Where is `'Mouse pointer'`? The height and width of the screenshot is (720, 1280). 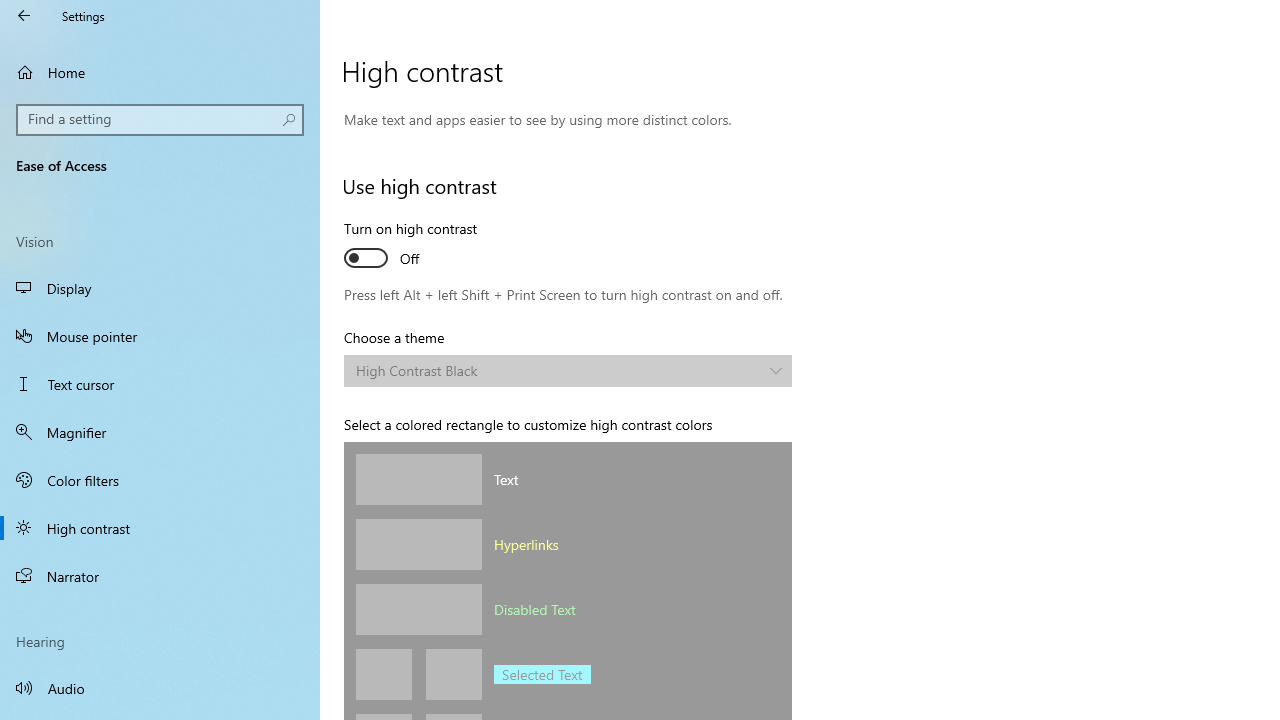
'Mouse pointer' is located at coordinates (160, 334).